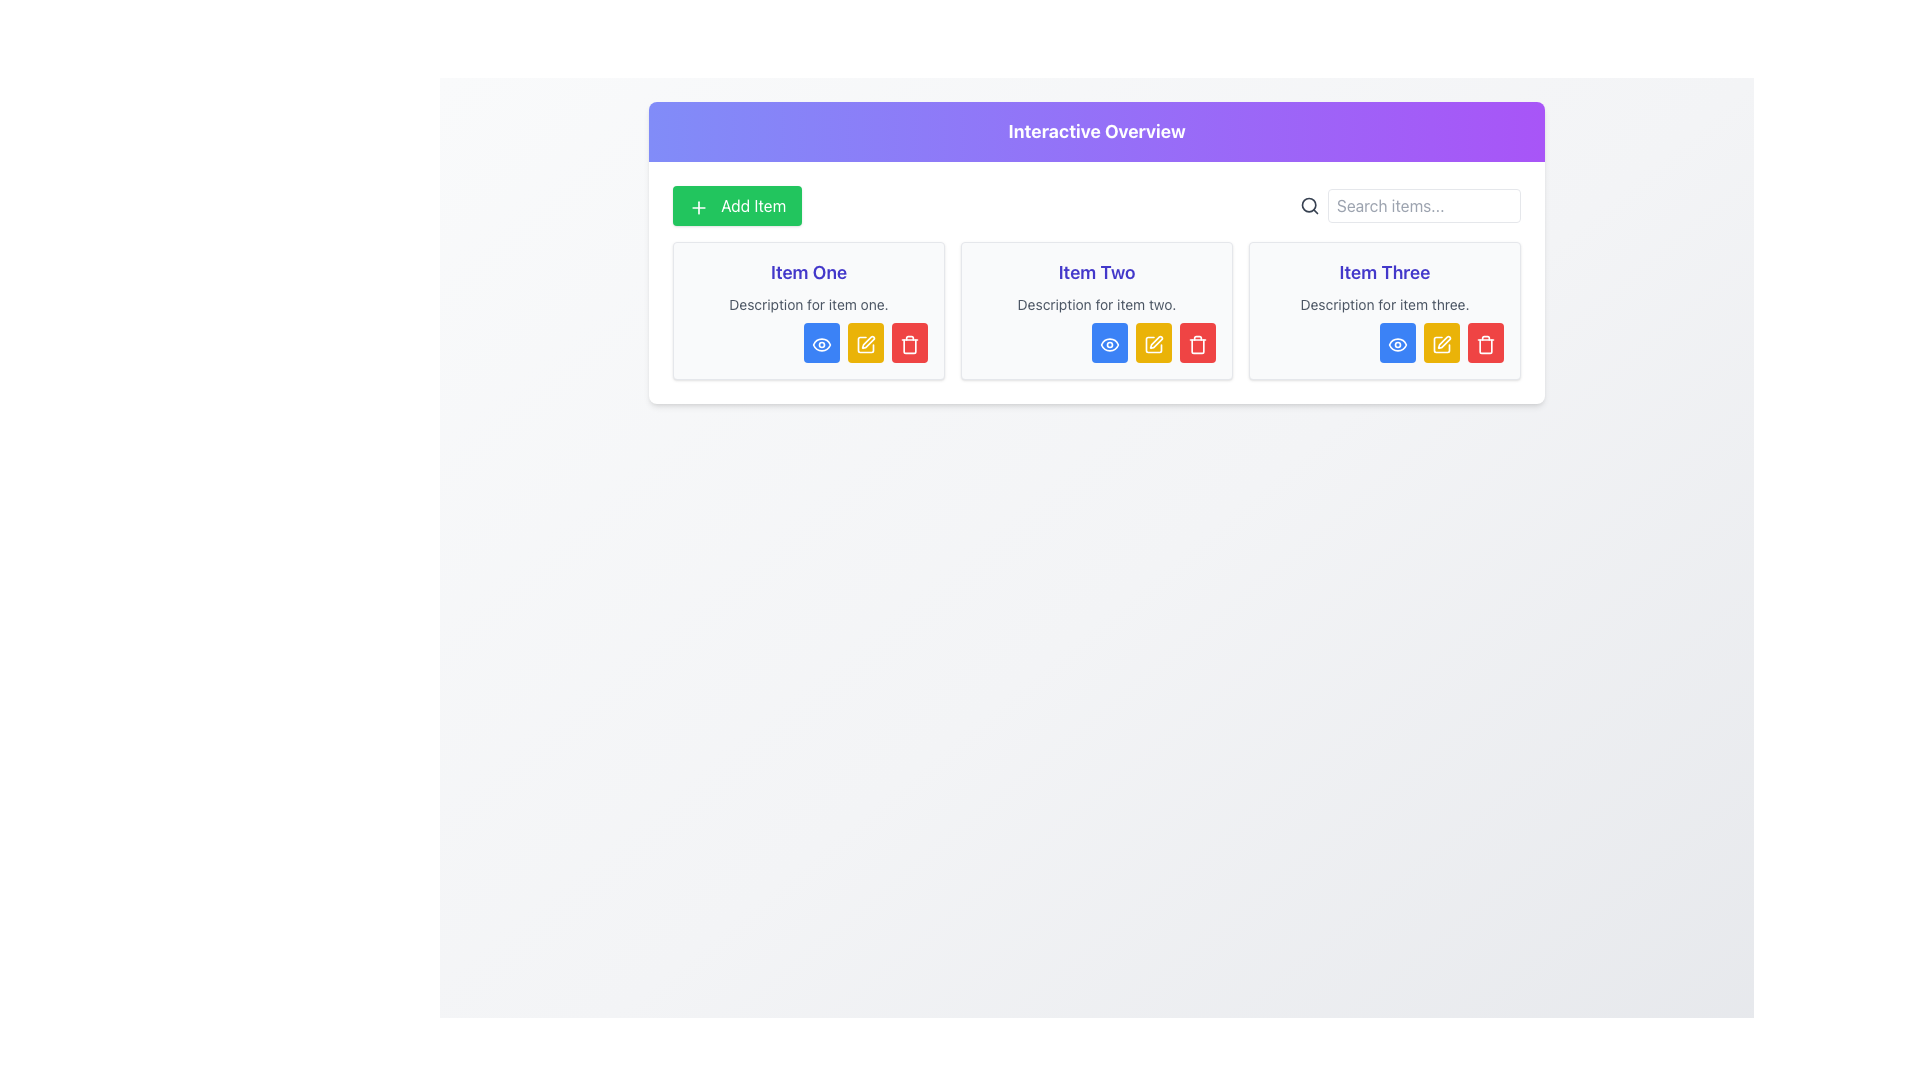 The height and width of the screenshot is (1080, 1920). What do you see at coordinates (699, 207) in the screenshot?
I see `the plus icon within the green 'Add Item' button to trigger any hover effects` at bounding box center [699, 207].